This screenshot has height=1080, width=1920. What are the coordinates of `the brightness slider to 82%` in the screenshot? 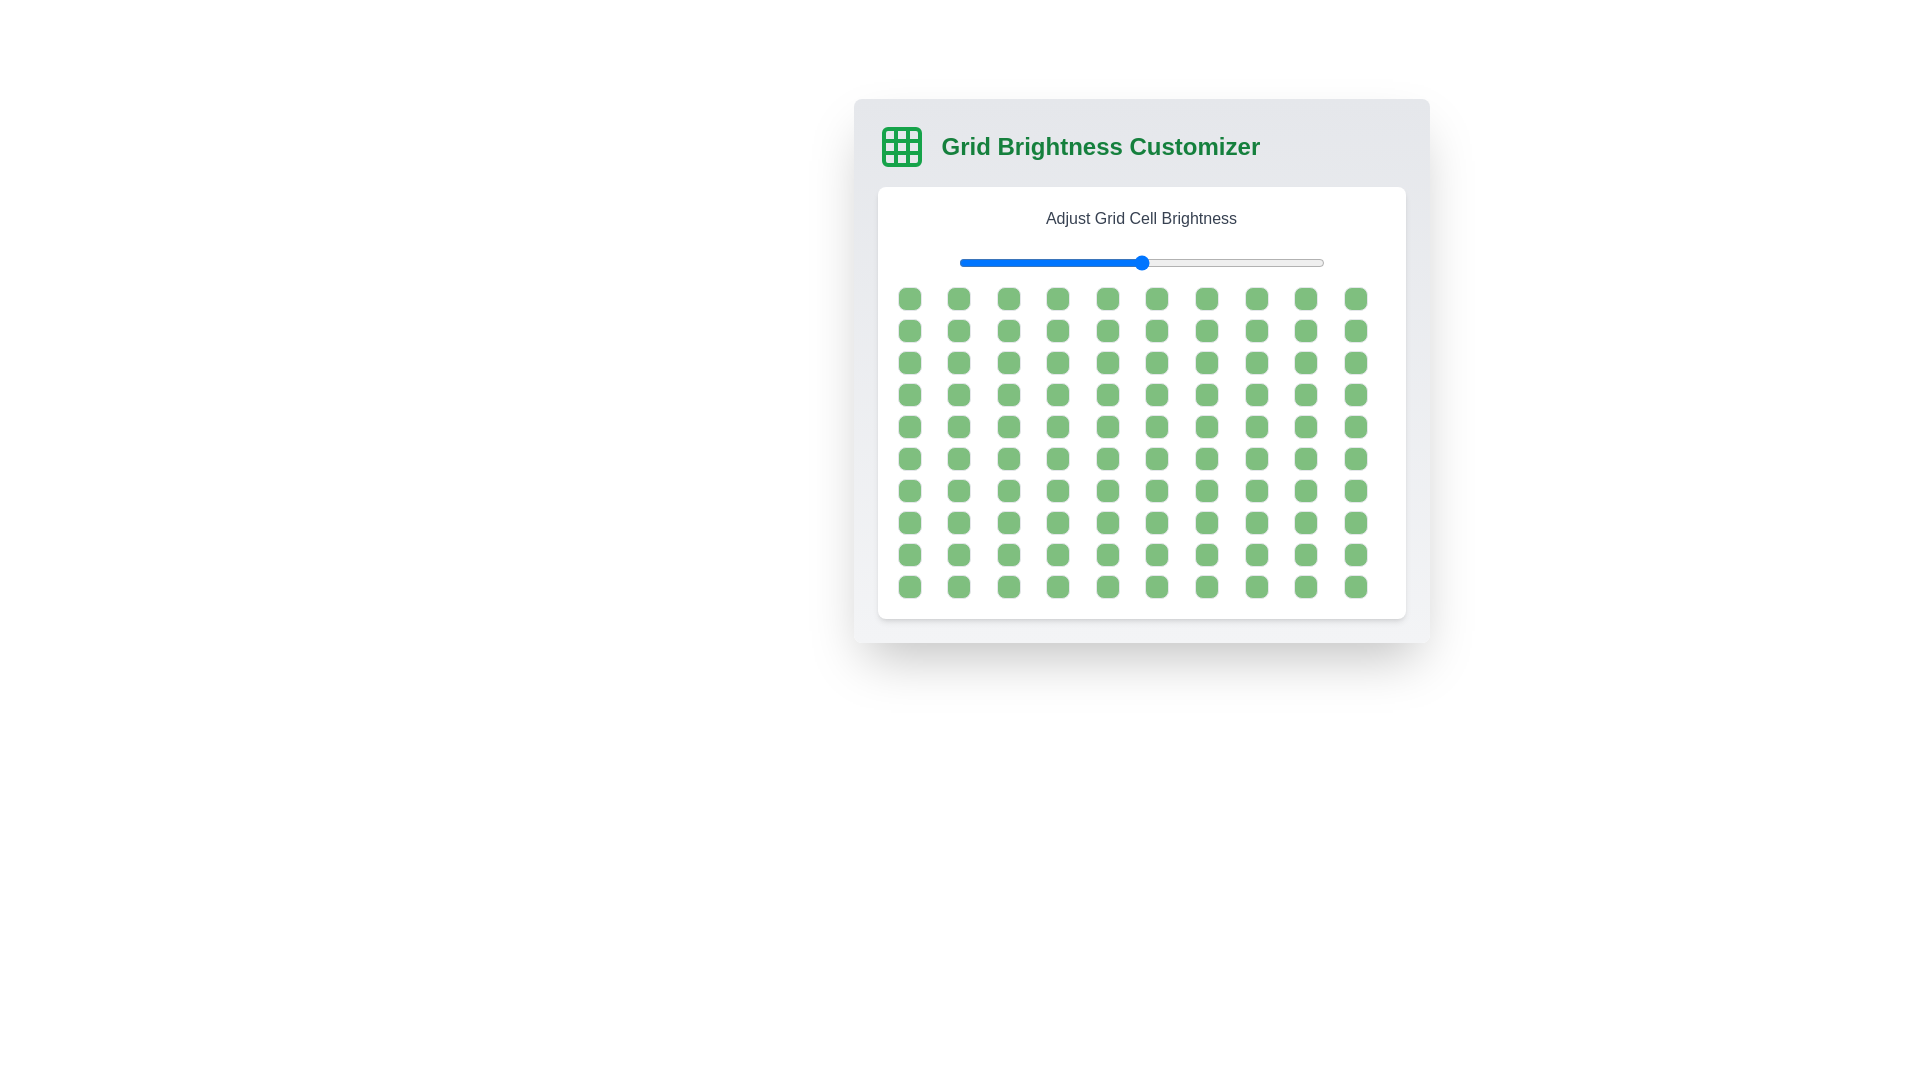 It's located at (1257, 261).